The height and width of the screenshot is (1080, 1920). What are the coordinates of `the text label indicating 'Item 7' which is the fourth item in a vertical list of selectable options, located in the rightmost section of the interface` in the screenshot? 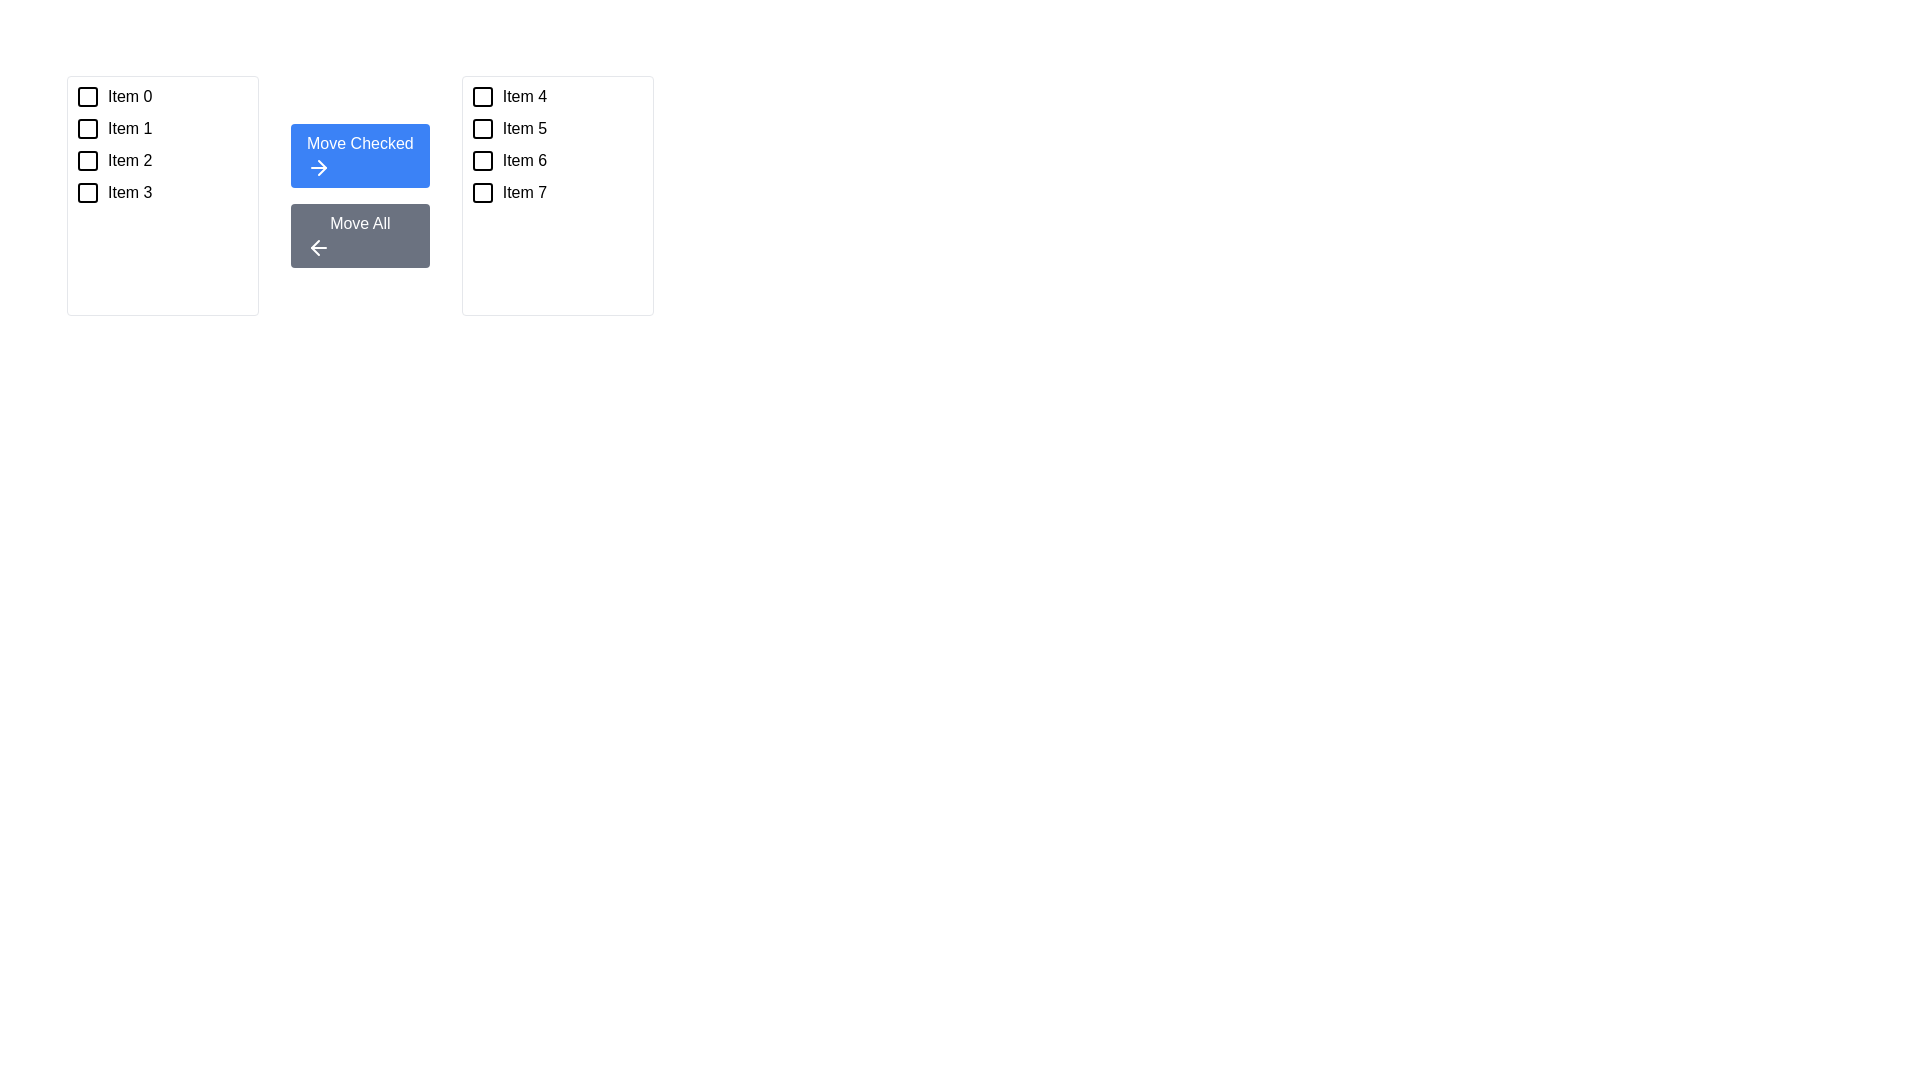 It's located at (524, 192).